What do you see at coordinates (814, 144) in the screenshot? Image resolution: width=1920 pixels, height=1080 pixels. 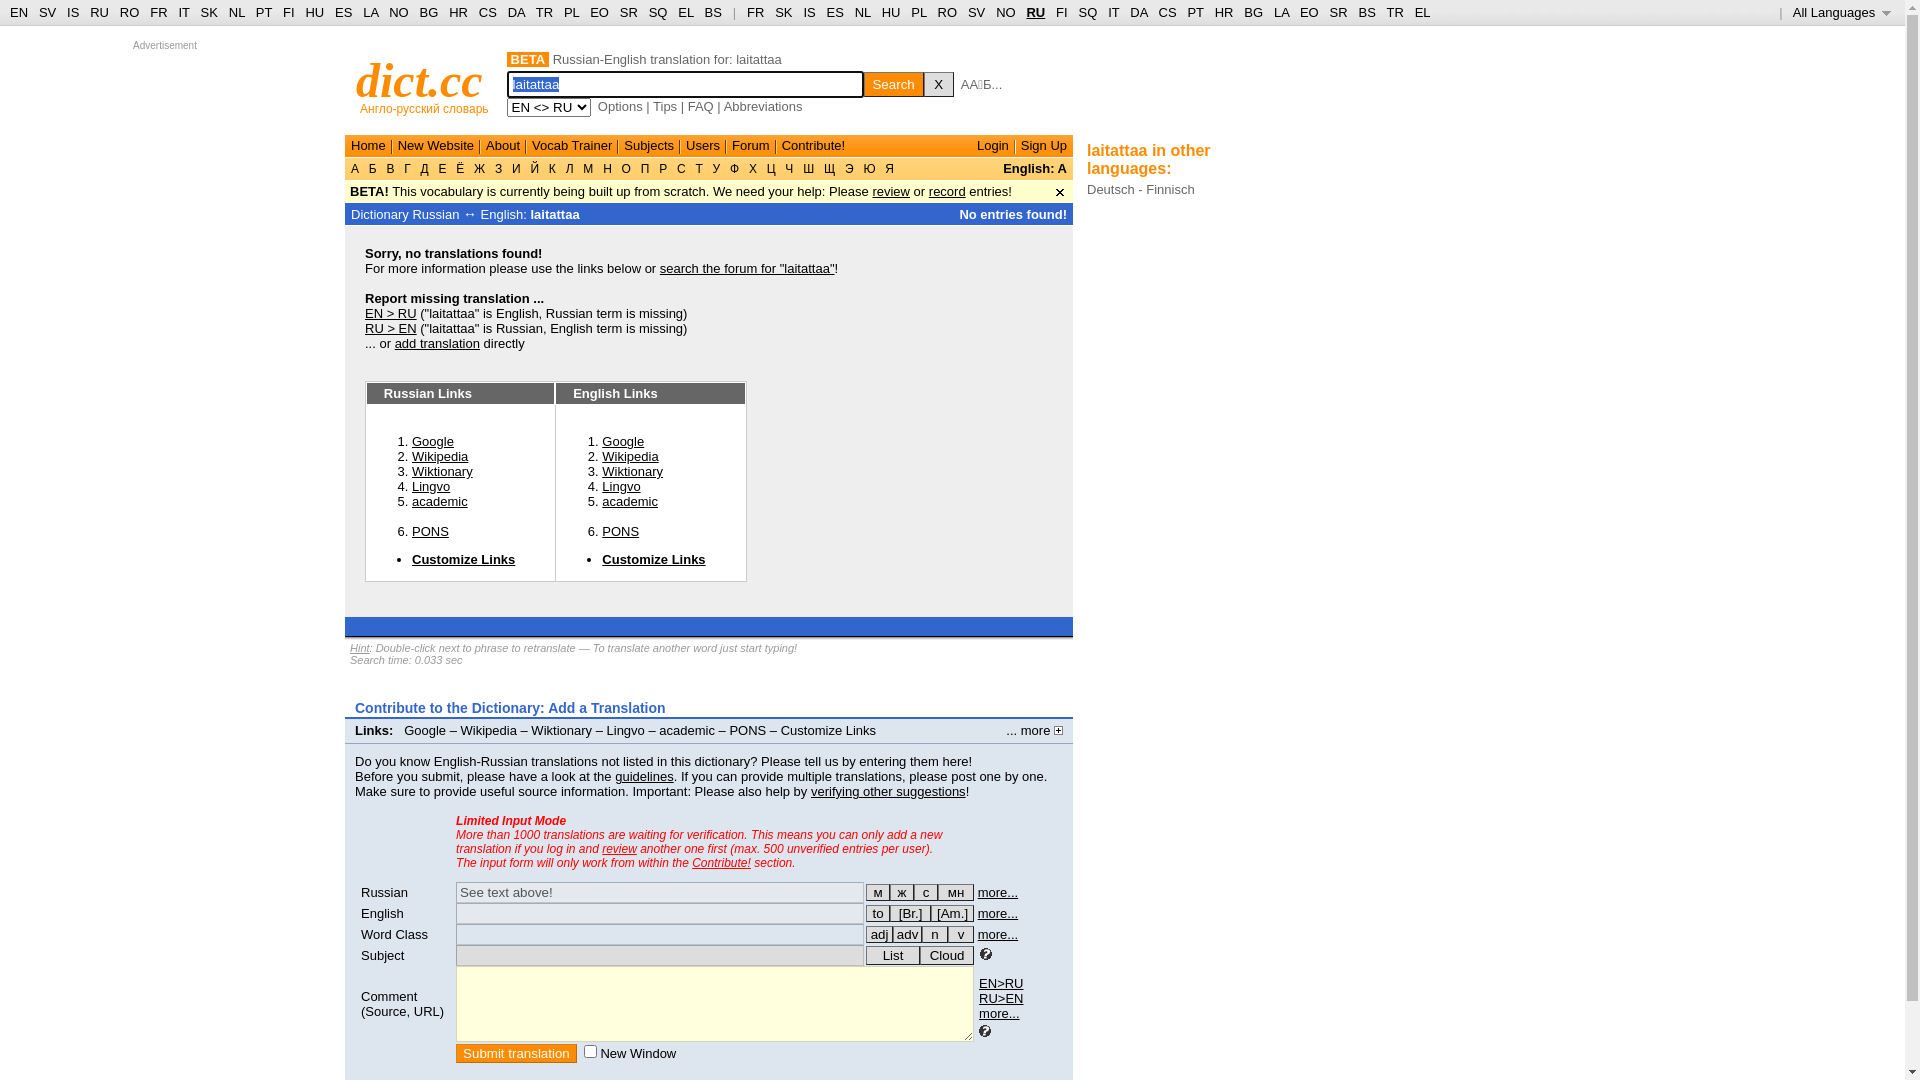 I see `'Contribute!'` at bounding box center [814, 144].